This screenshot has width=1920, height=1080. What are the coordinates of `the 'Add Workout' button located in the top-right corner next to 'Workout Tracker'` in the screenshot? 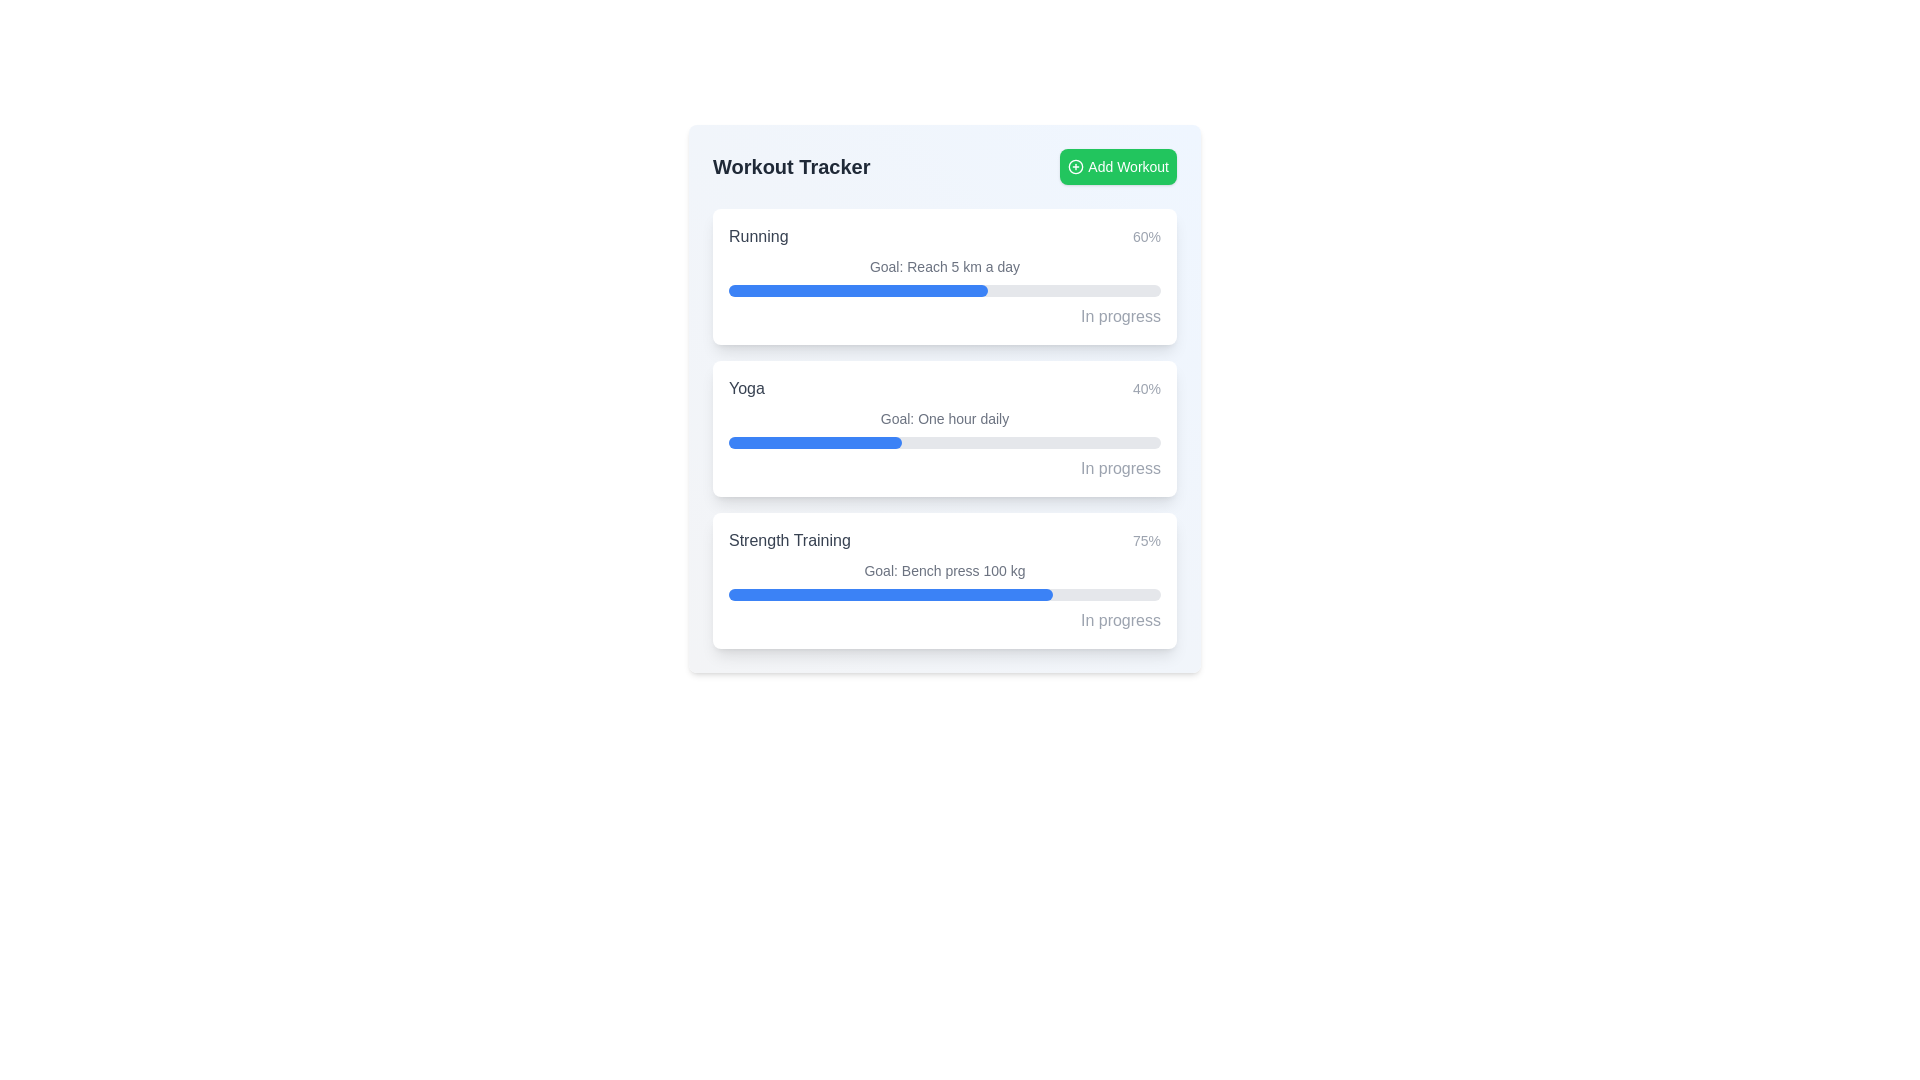 It's located at (1117, 165).